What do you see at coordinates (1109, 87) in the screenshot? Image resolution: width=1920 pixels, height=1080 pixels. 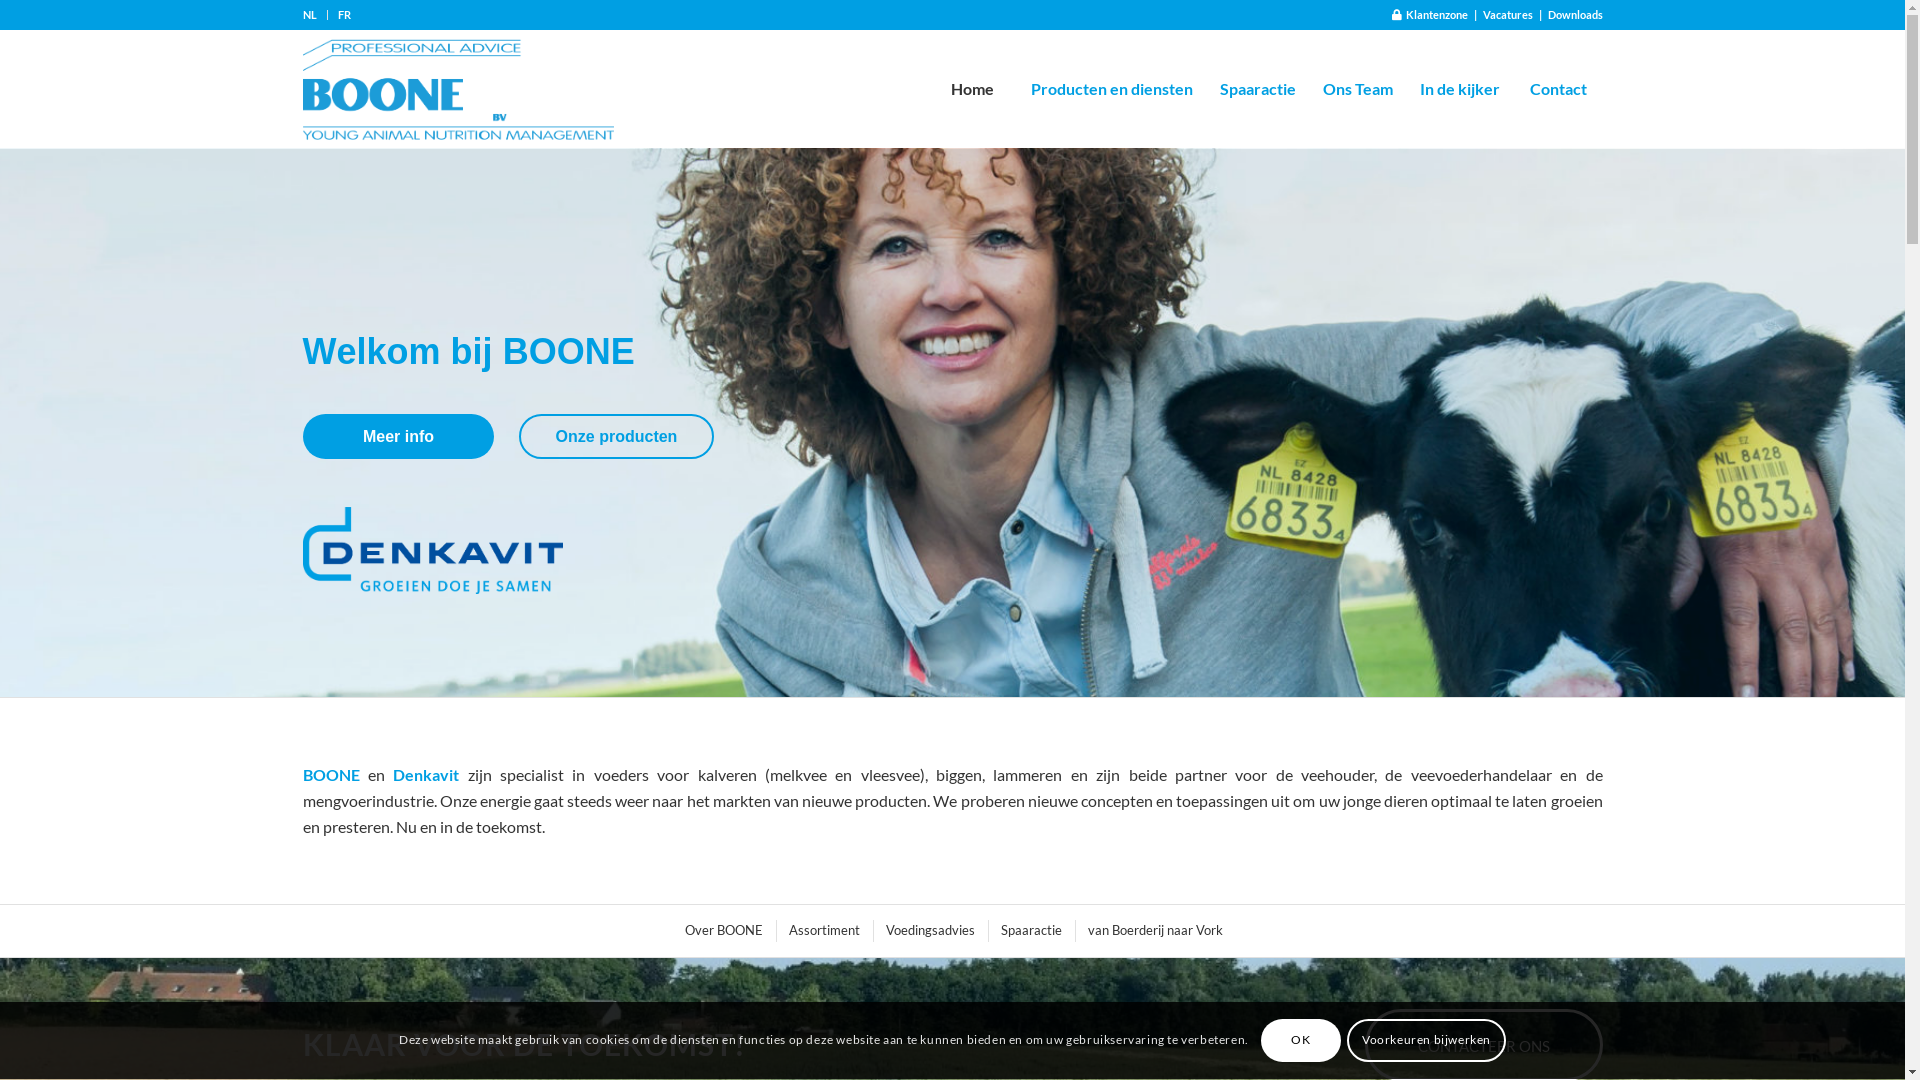 I see `'Producten en diensten'` at bounding box center [1109, 87].